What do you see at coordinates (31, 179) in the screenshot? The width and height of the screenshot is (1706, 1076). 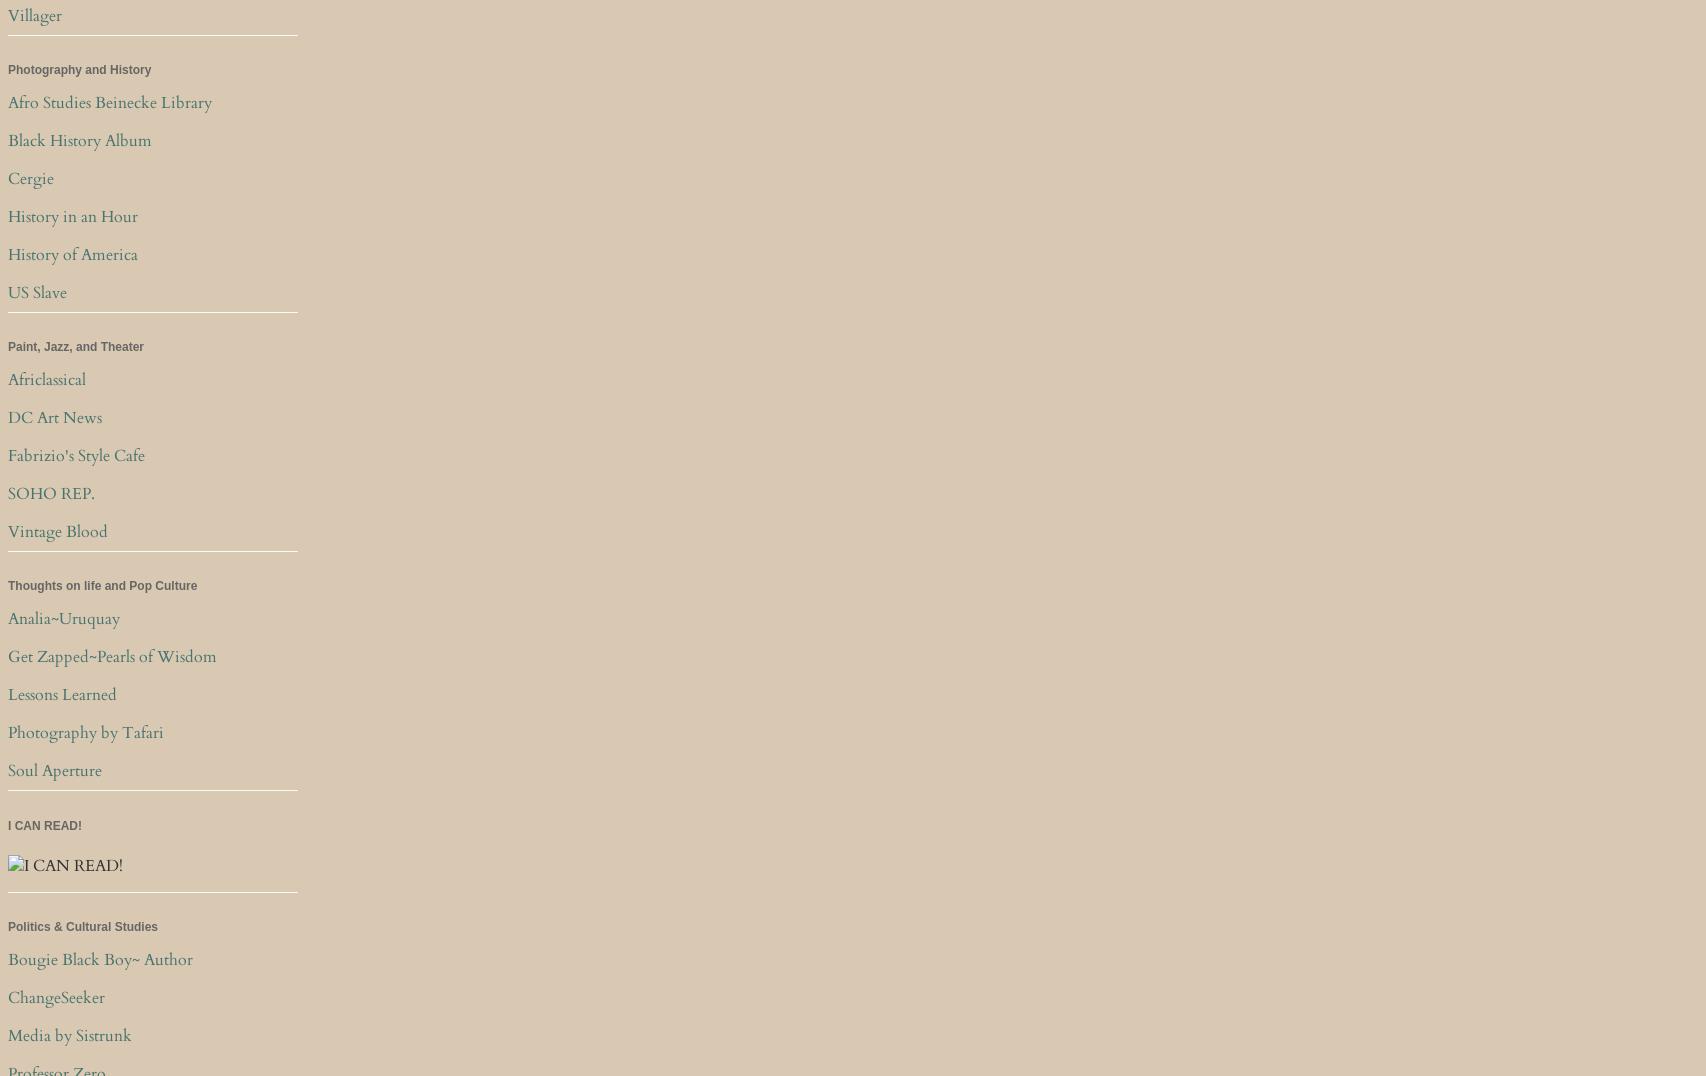 I see `'Cergie'` at bounding box center [31, 179].